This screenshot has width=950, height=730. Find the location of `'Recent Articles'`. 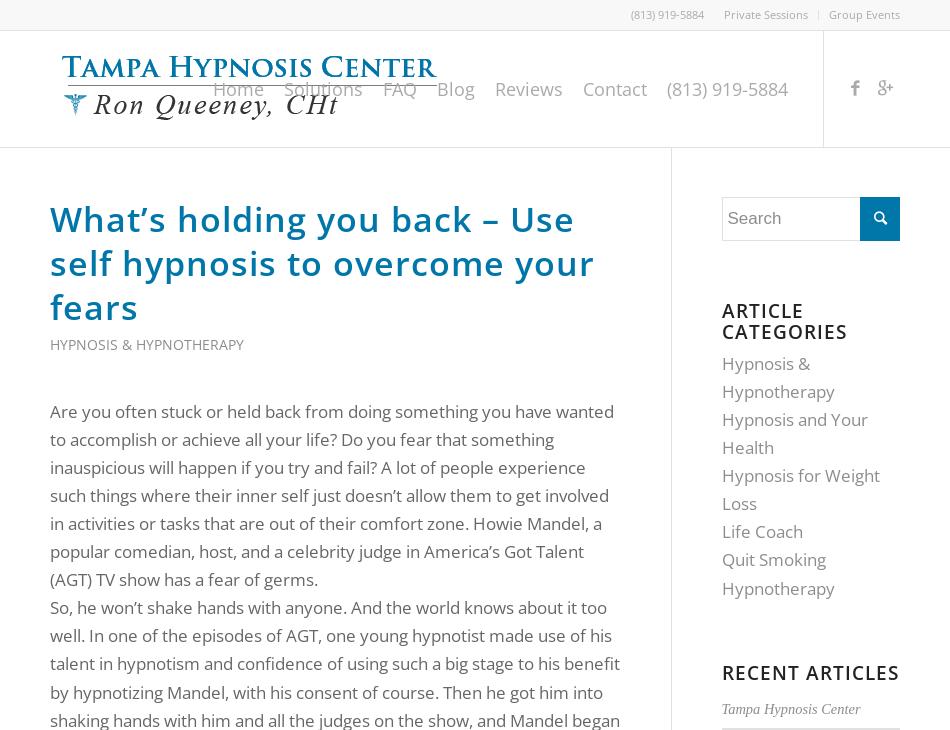

'Recent Articles' is located at coordinates (808, 671).